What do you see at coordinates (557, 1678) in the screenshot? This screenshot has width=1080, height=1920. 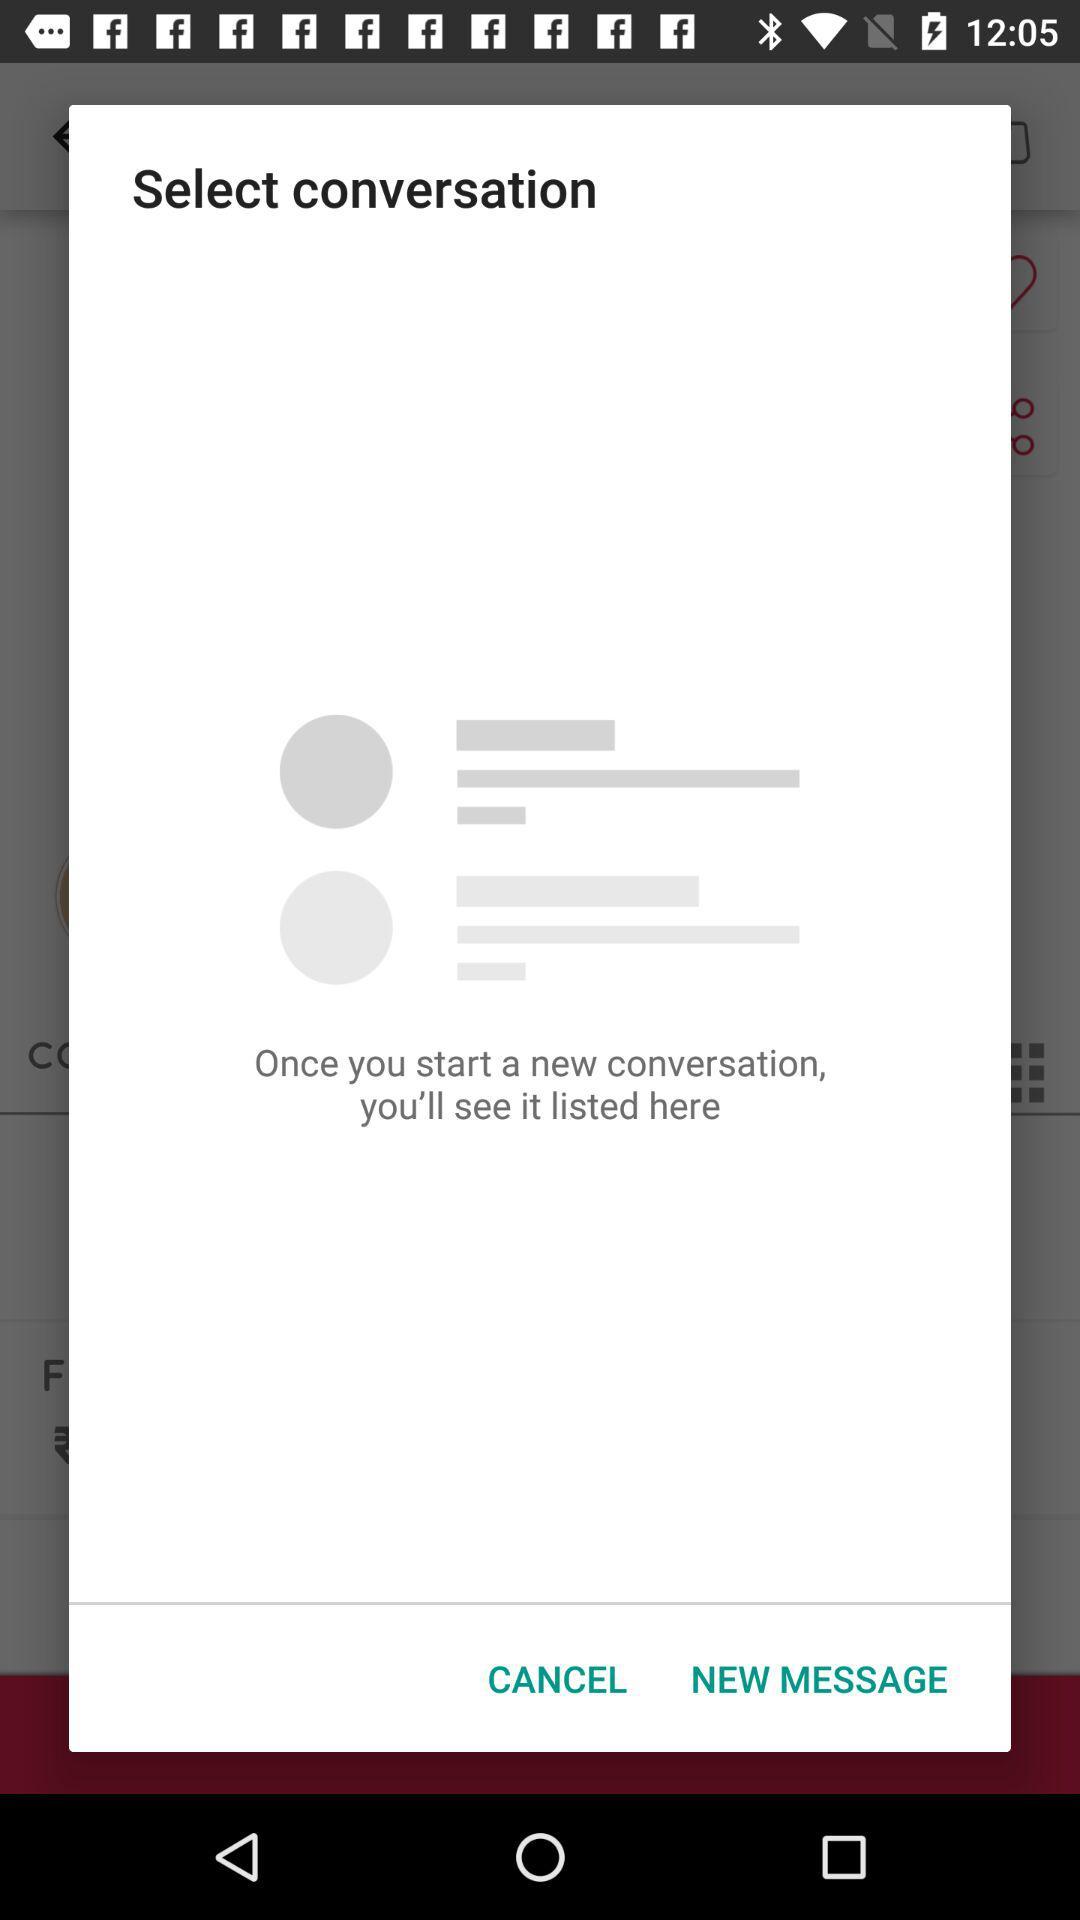 I see `the icon to the left of new message icon` at bounding box center [557, 1678].